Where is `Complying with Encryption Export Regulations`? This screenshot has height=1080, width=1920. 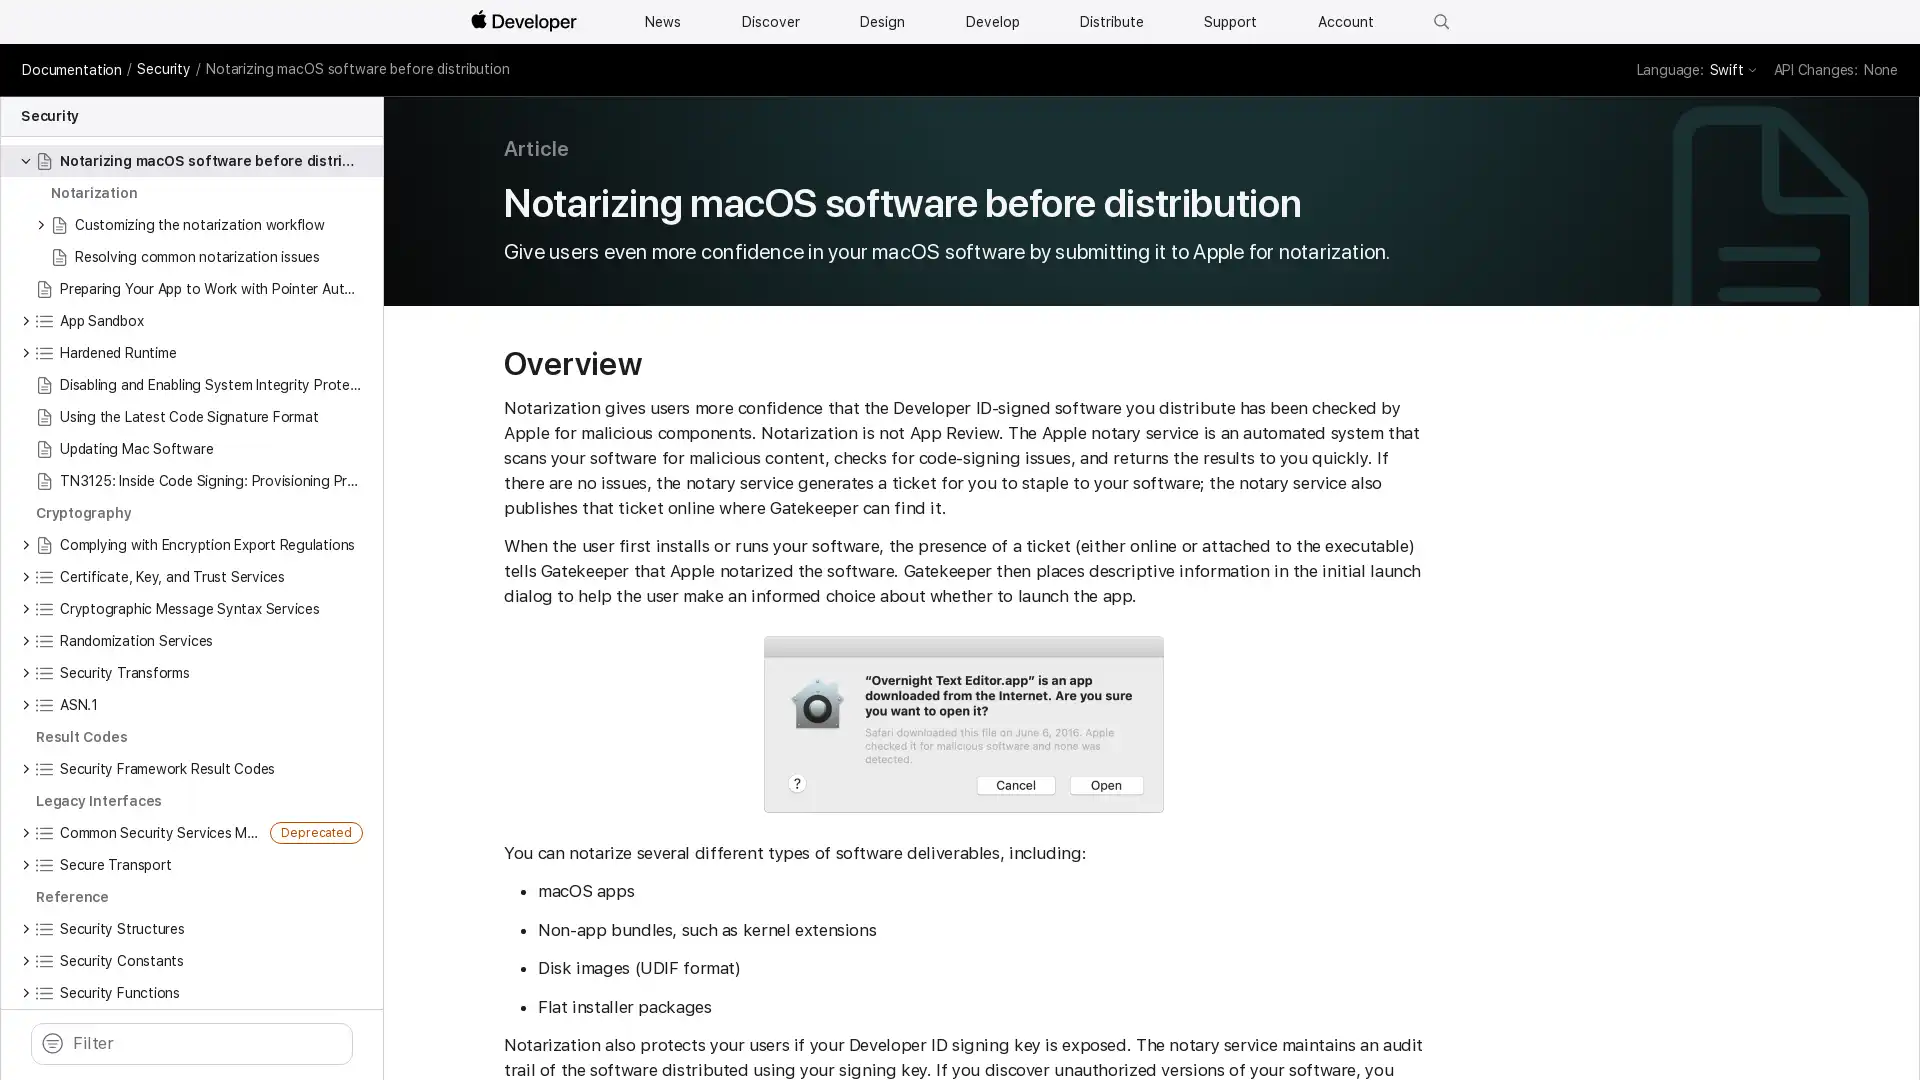
Complying with Encryption Export Regulations is located at coordinates (23, 556).